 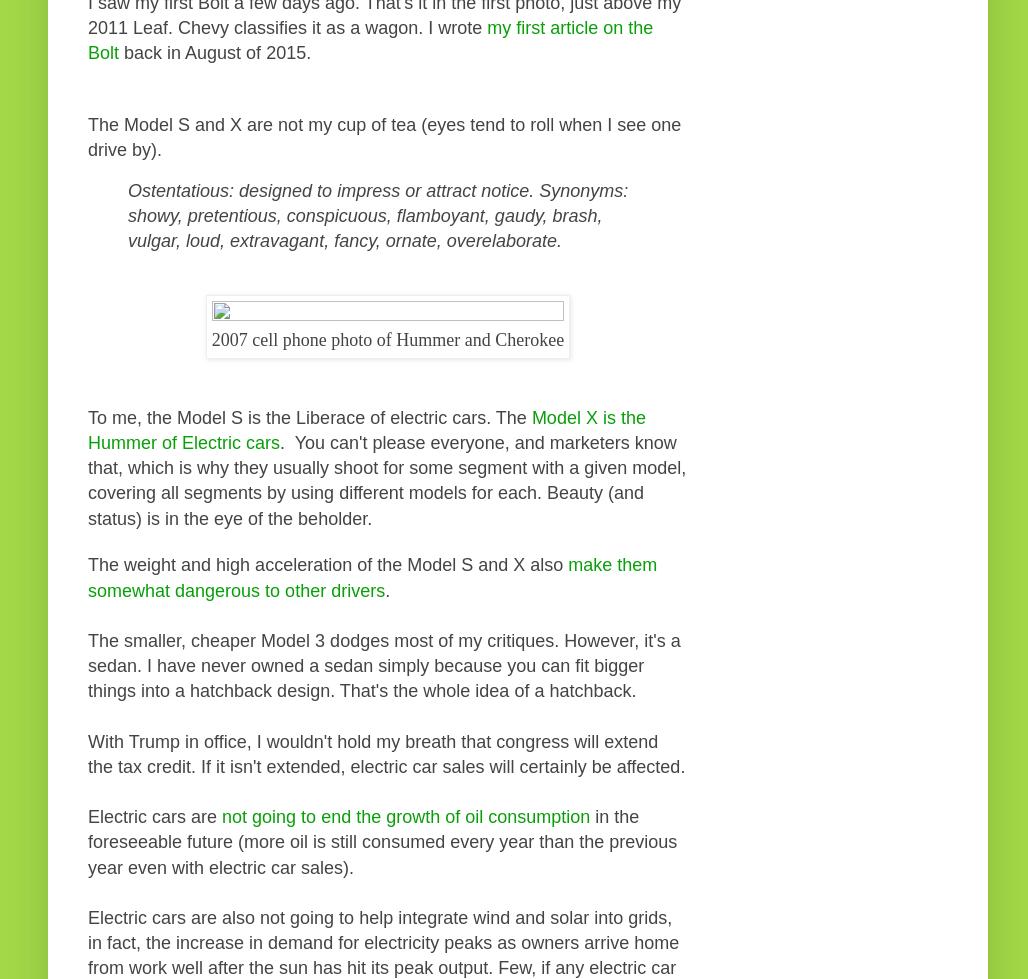 What do you see at coordinates (365, 429) in the screenshot?
I see `'Model X is the Hummer of Electric cars'` at bounding box center [365, 429].